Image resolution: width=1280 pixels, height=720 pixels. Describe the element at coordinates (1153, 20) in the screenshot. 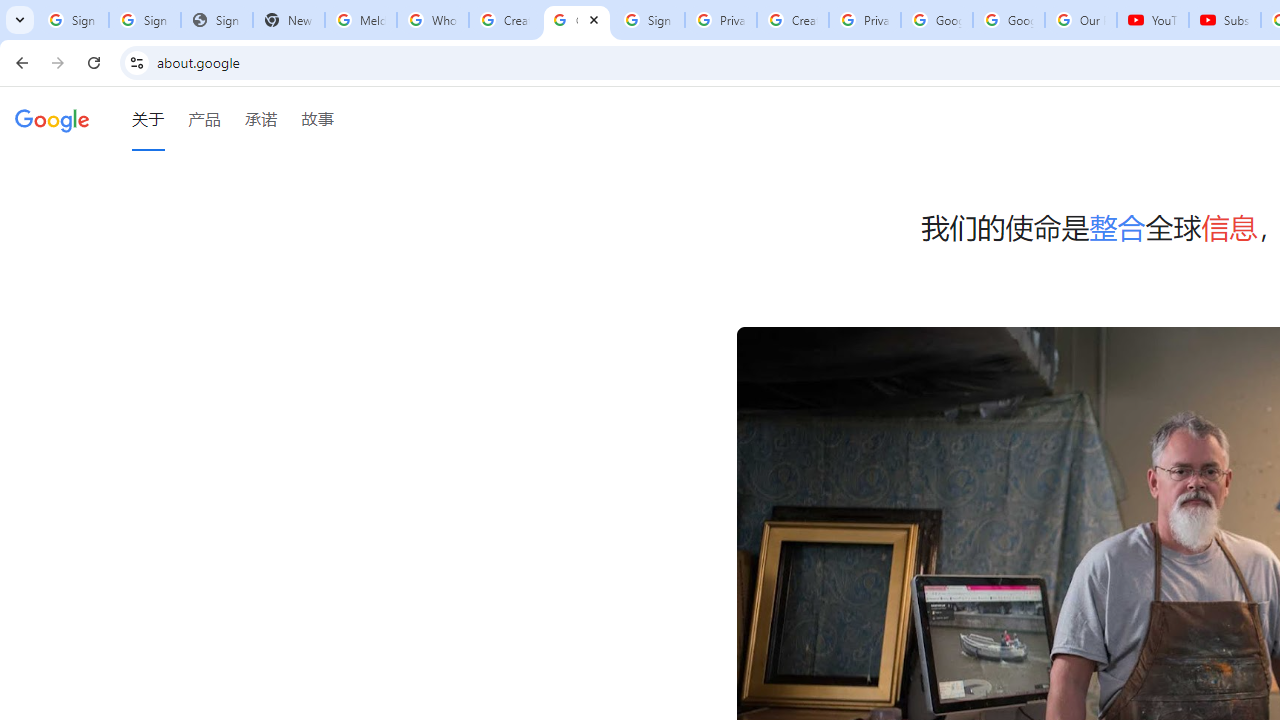

I see `'YouTube'` at that location.